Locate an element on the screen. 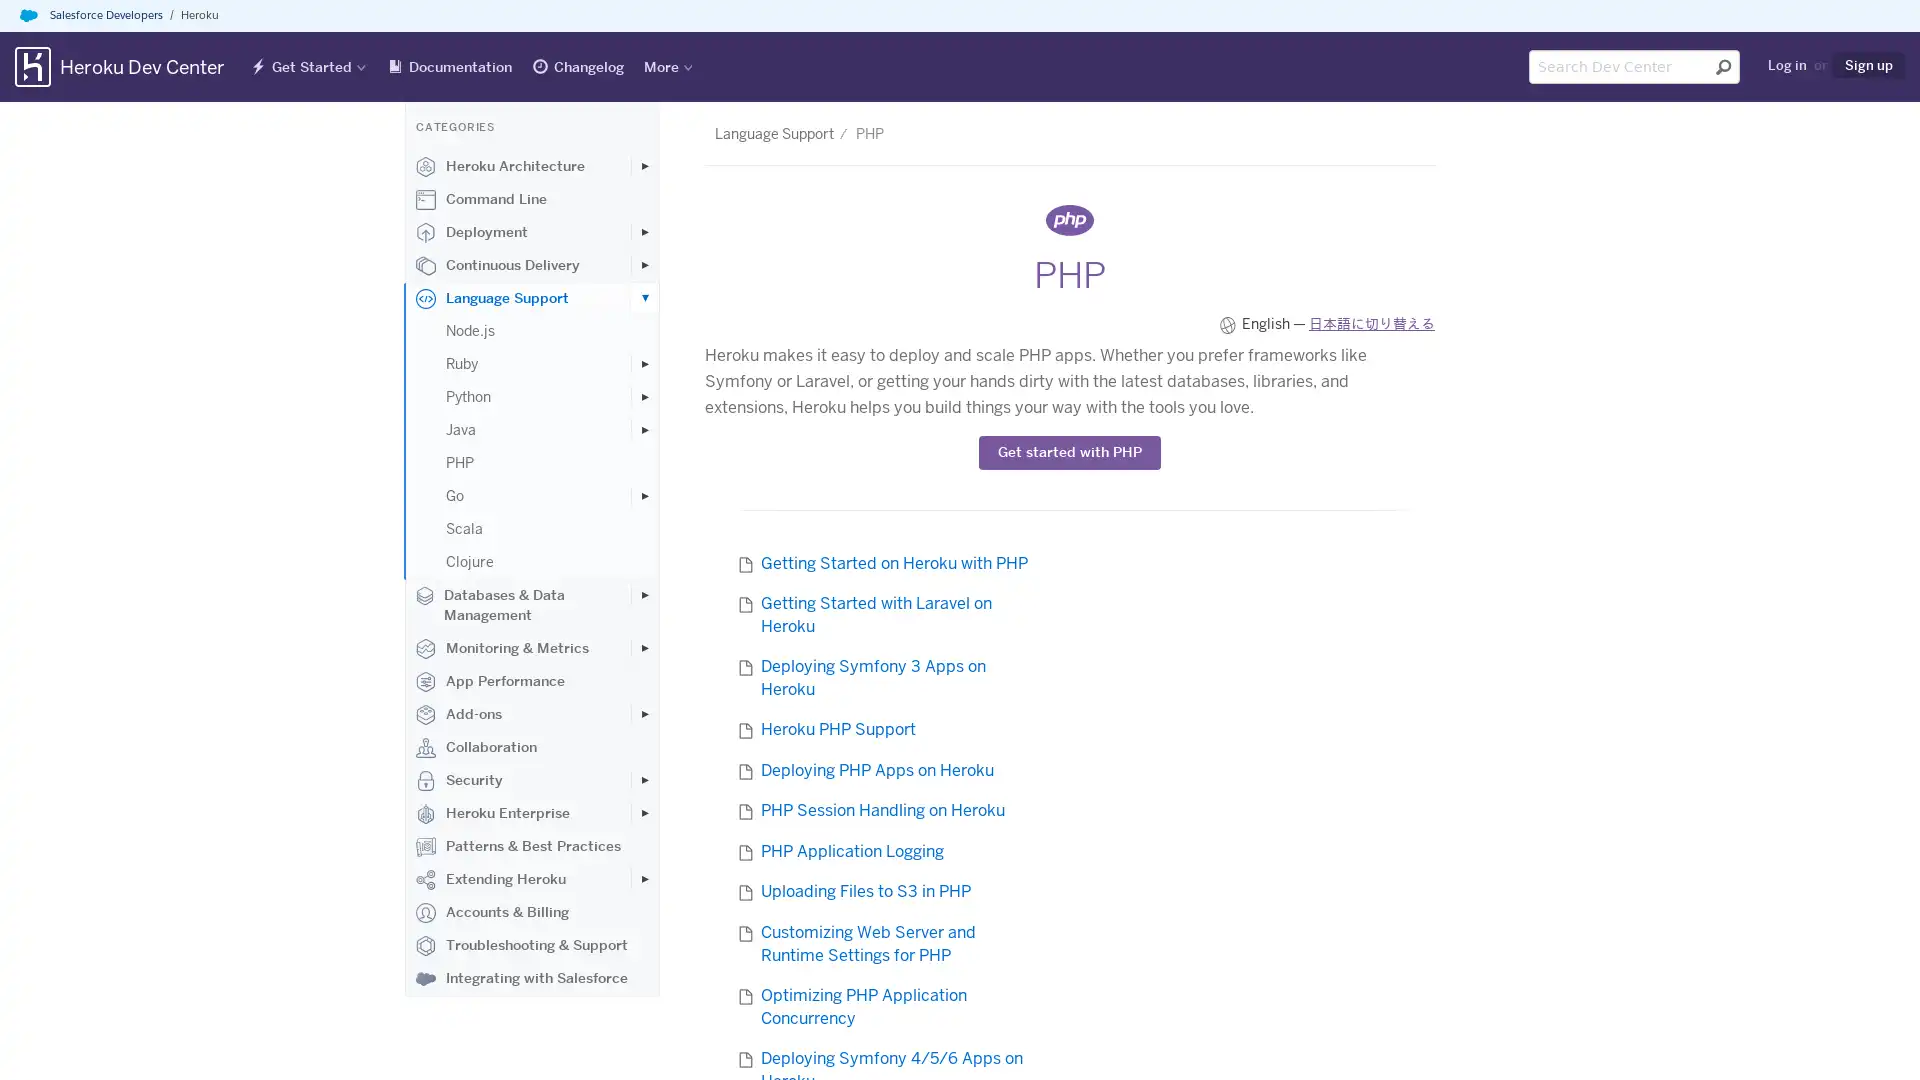 The image size is (1920, 1080). Submit search is located at coordinates (1722, 65).